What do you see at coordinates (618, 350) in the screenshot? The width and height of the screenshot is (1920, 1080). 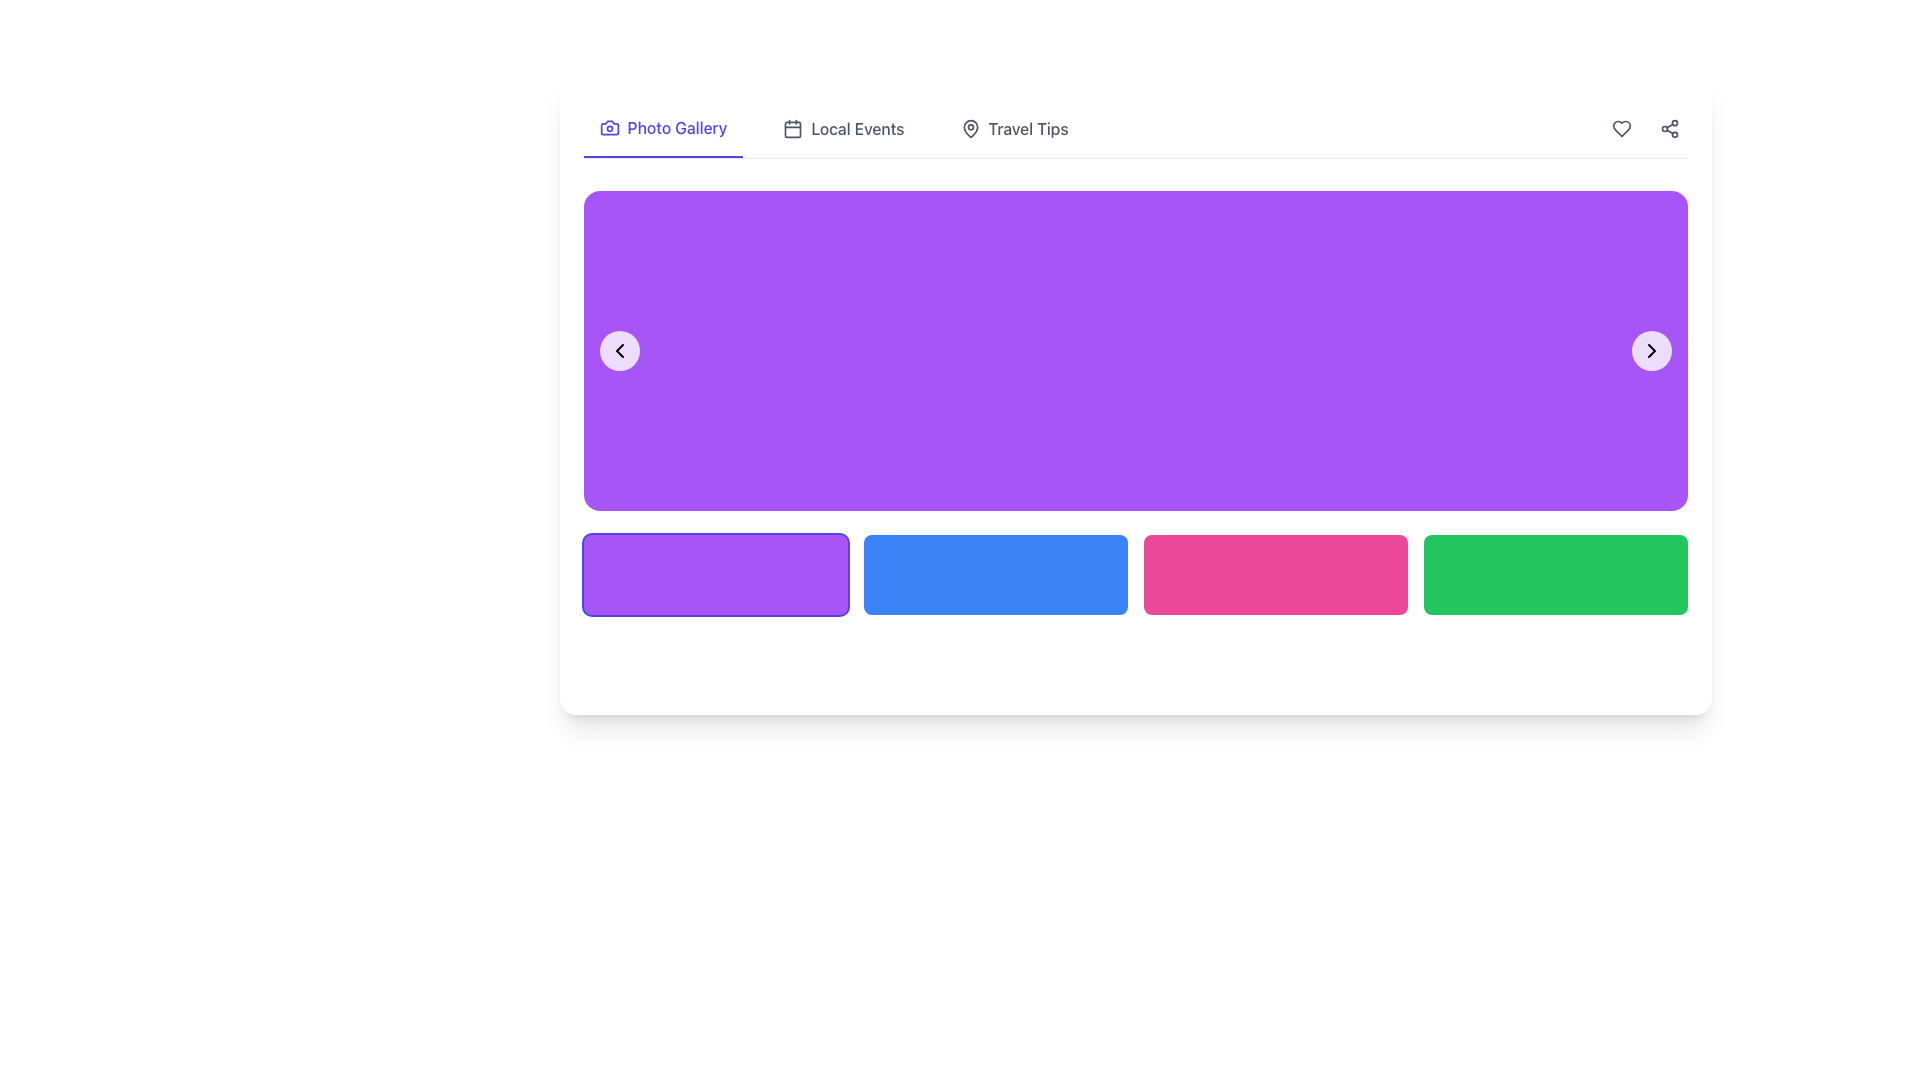 I see `the left navigation button of the carousel` at bounding box center [618, 350].